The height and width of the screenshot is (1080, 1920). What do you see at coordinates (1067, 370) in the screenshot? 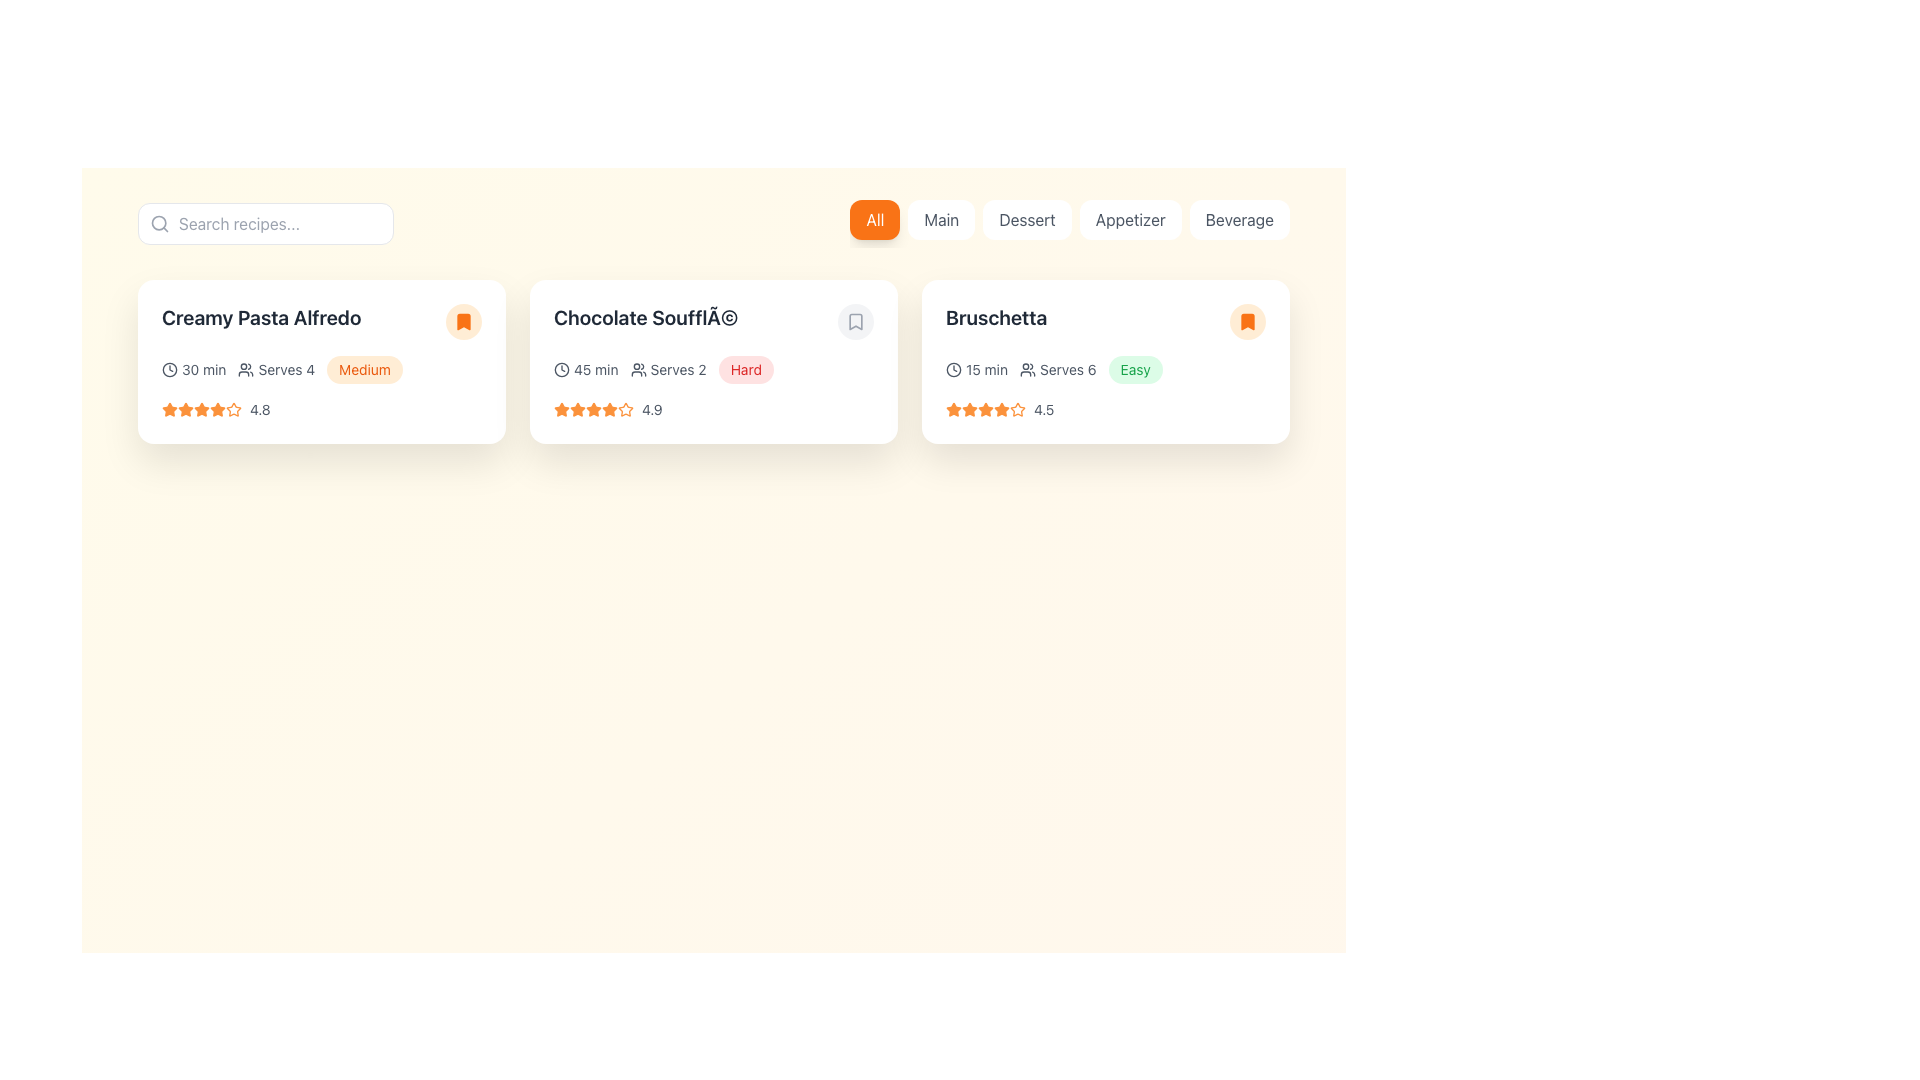
I see `the static text label displaying 'Serves 6'` at bounding box center [1067, 370].